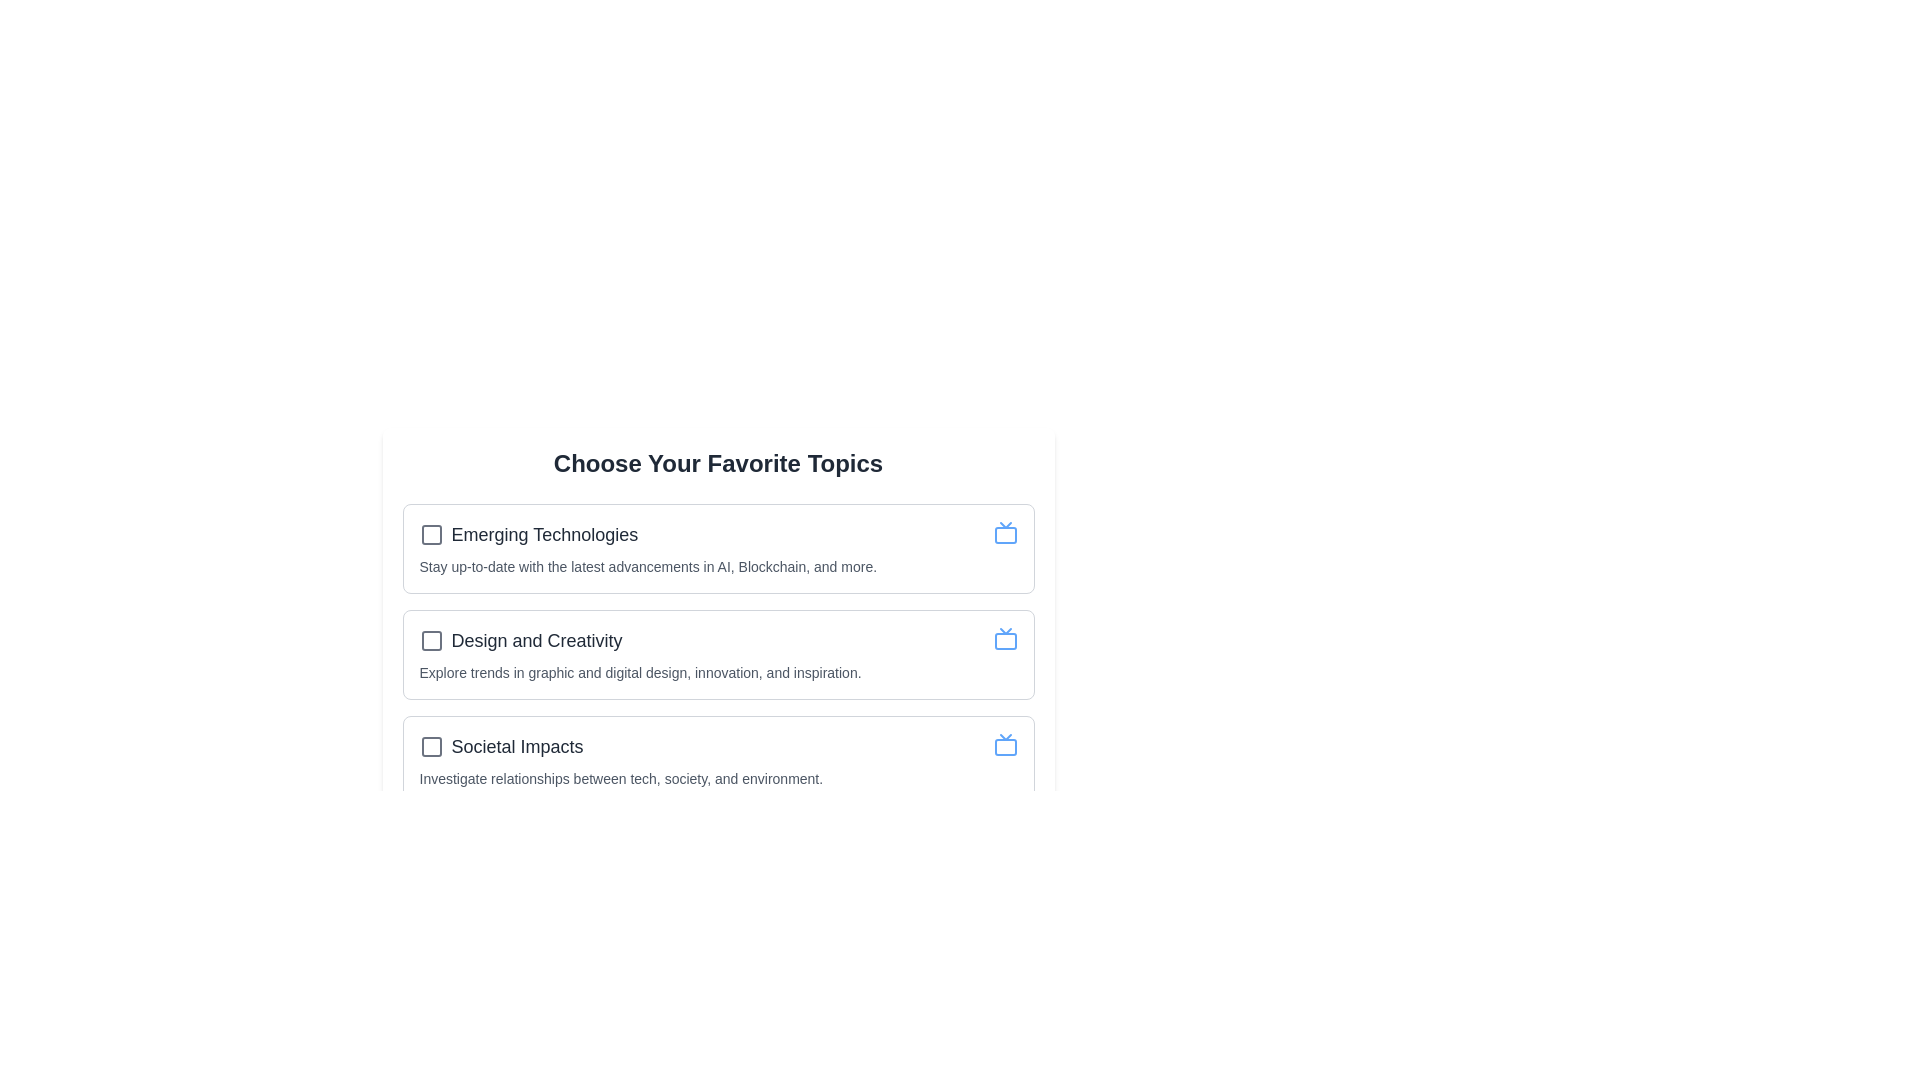 This screenshot has height=1080, width=1920. Describe the element at coordinates (537, 640) in the screenshot. I see `text label titled 'Design and Creativity', which is displayed in a large, bold, grayish-black font as part of a list of selectable topics` at that location.